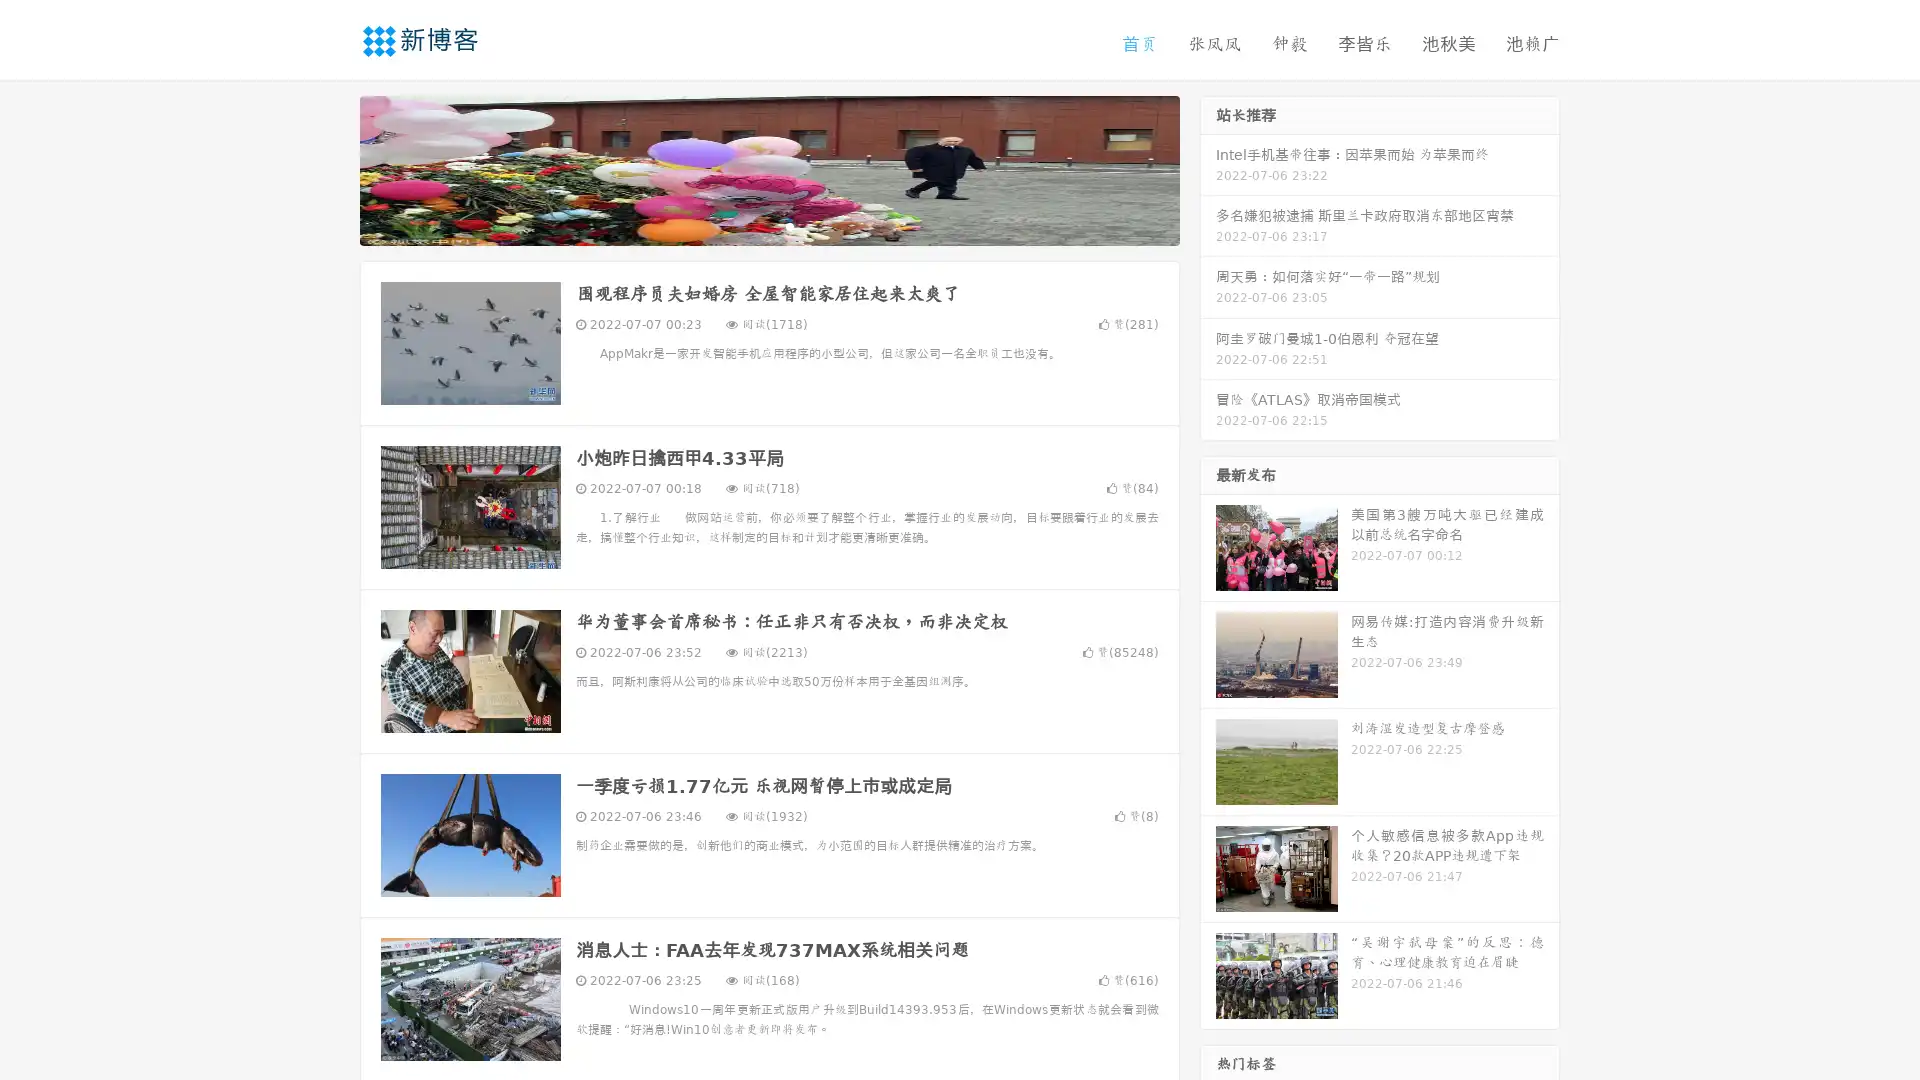 The width and height of the screenshot is (1920, 1080). Describe the element at coordinates (748, 225) in the screenshot. I see `Go to slide 1` at that location.